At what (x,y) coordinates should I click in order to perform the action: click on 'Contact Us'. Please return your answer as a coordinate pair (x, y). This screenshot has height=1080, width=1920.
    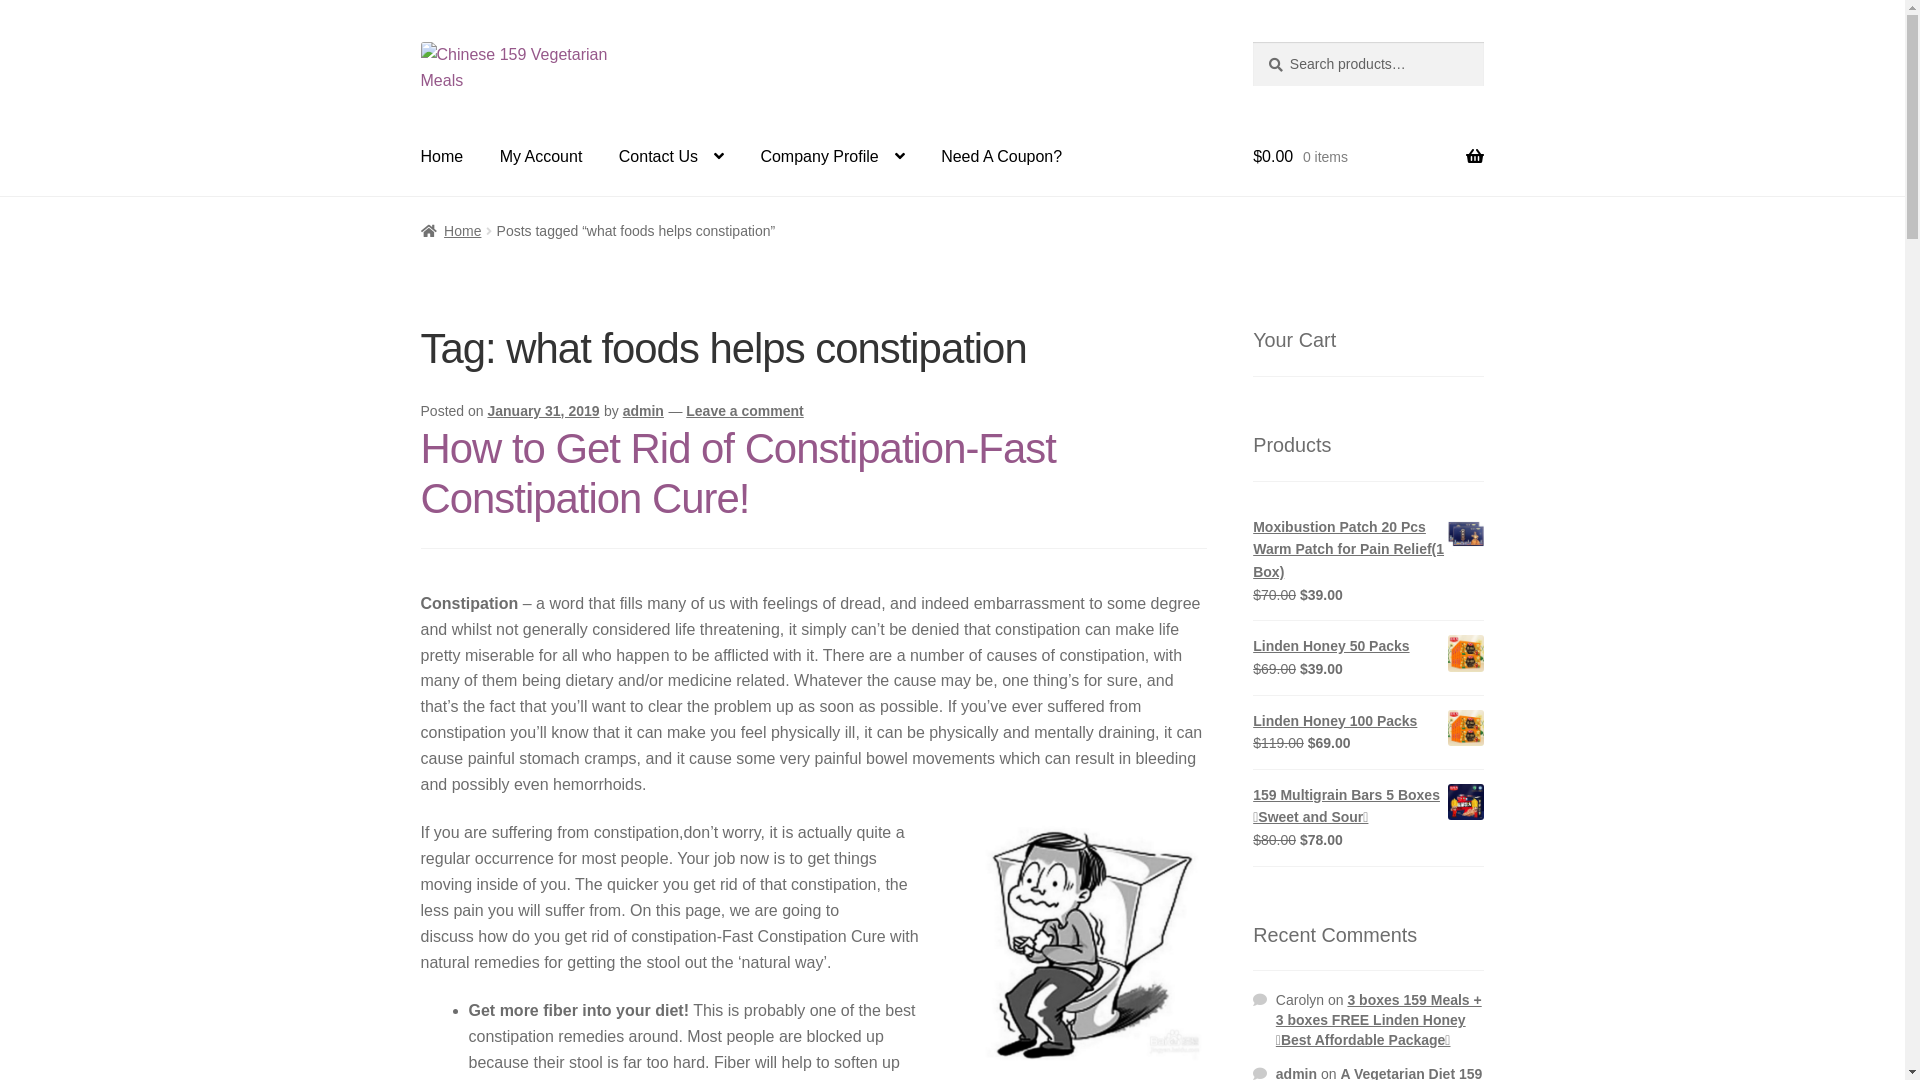
    Looking at the image, I should click on (602, 156).